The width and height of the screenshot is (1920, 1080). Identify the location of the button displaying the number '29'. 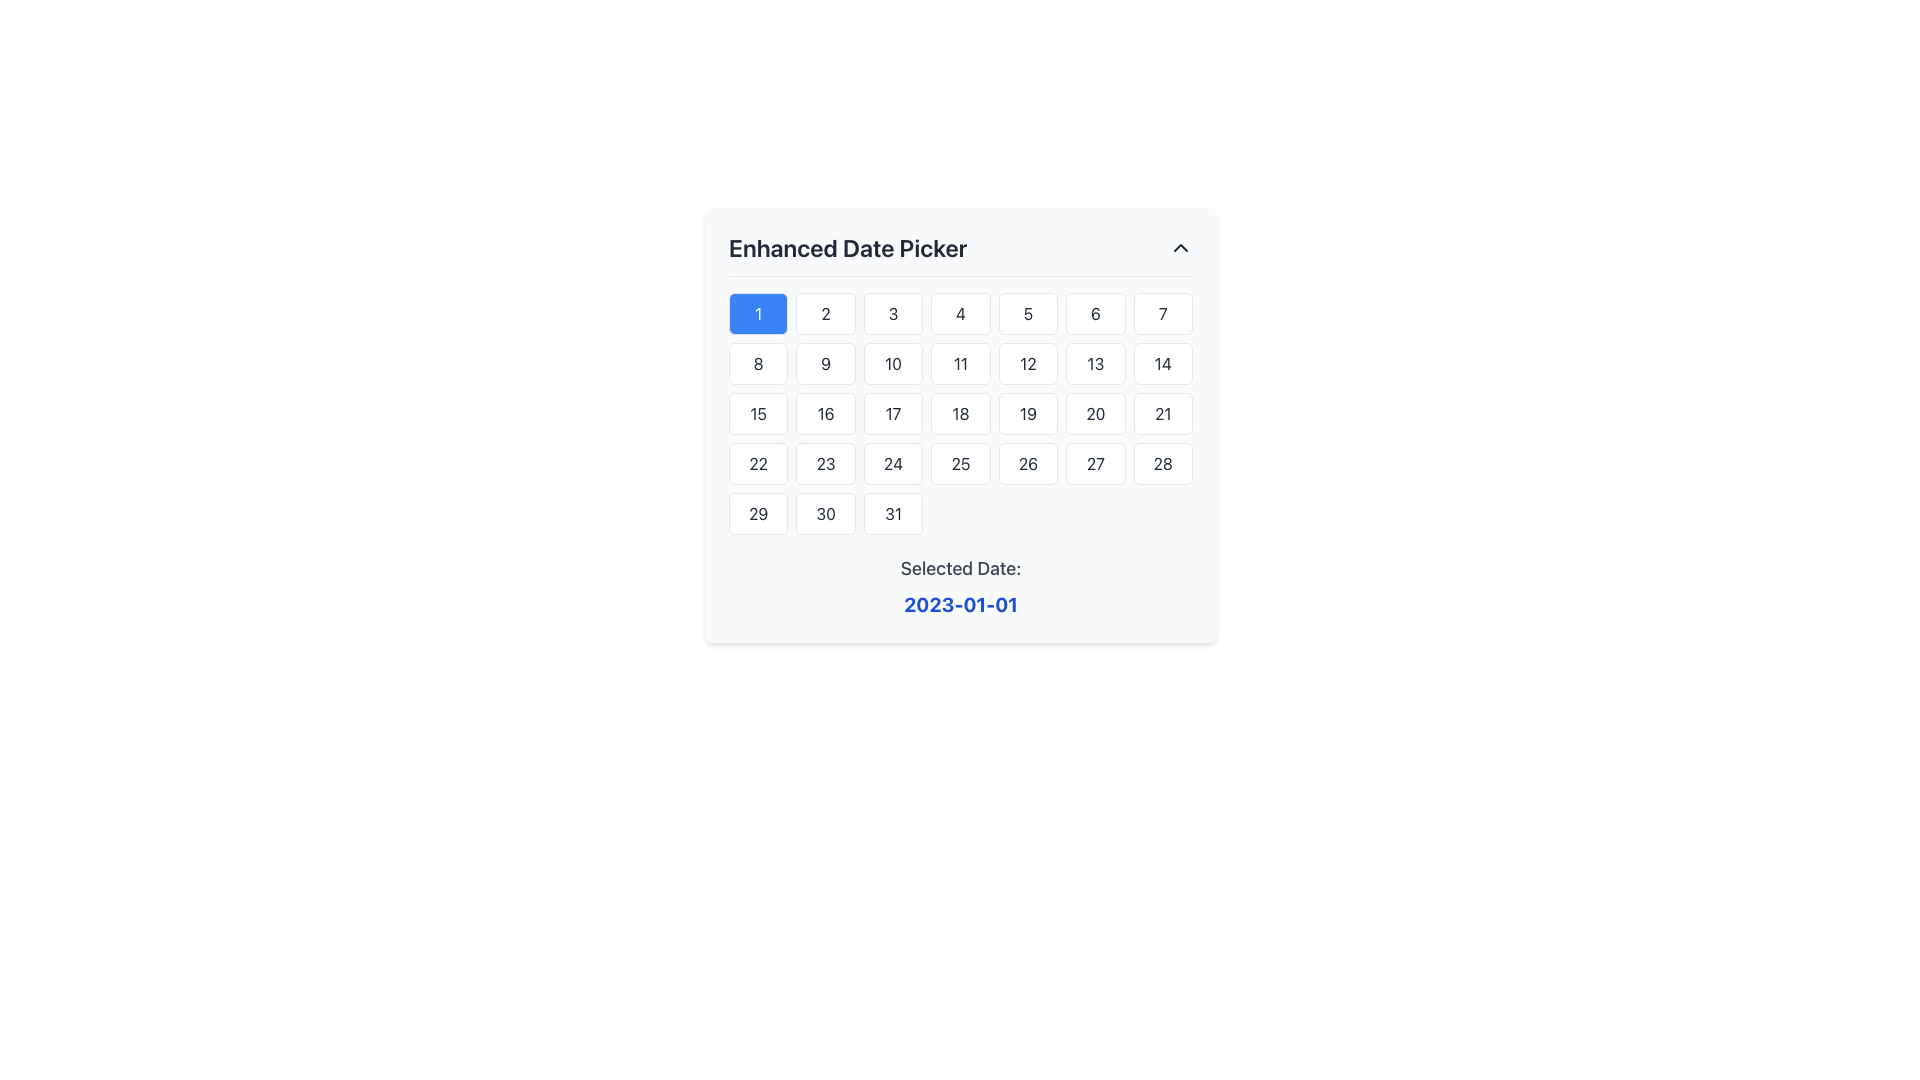
(757, 512).